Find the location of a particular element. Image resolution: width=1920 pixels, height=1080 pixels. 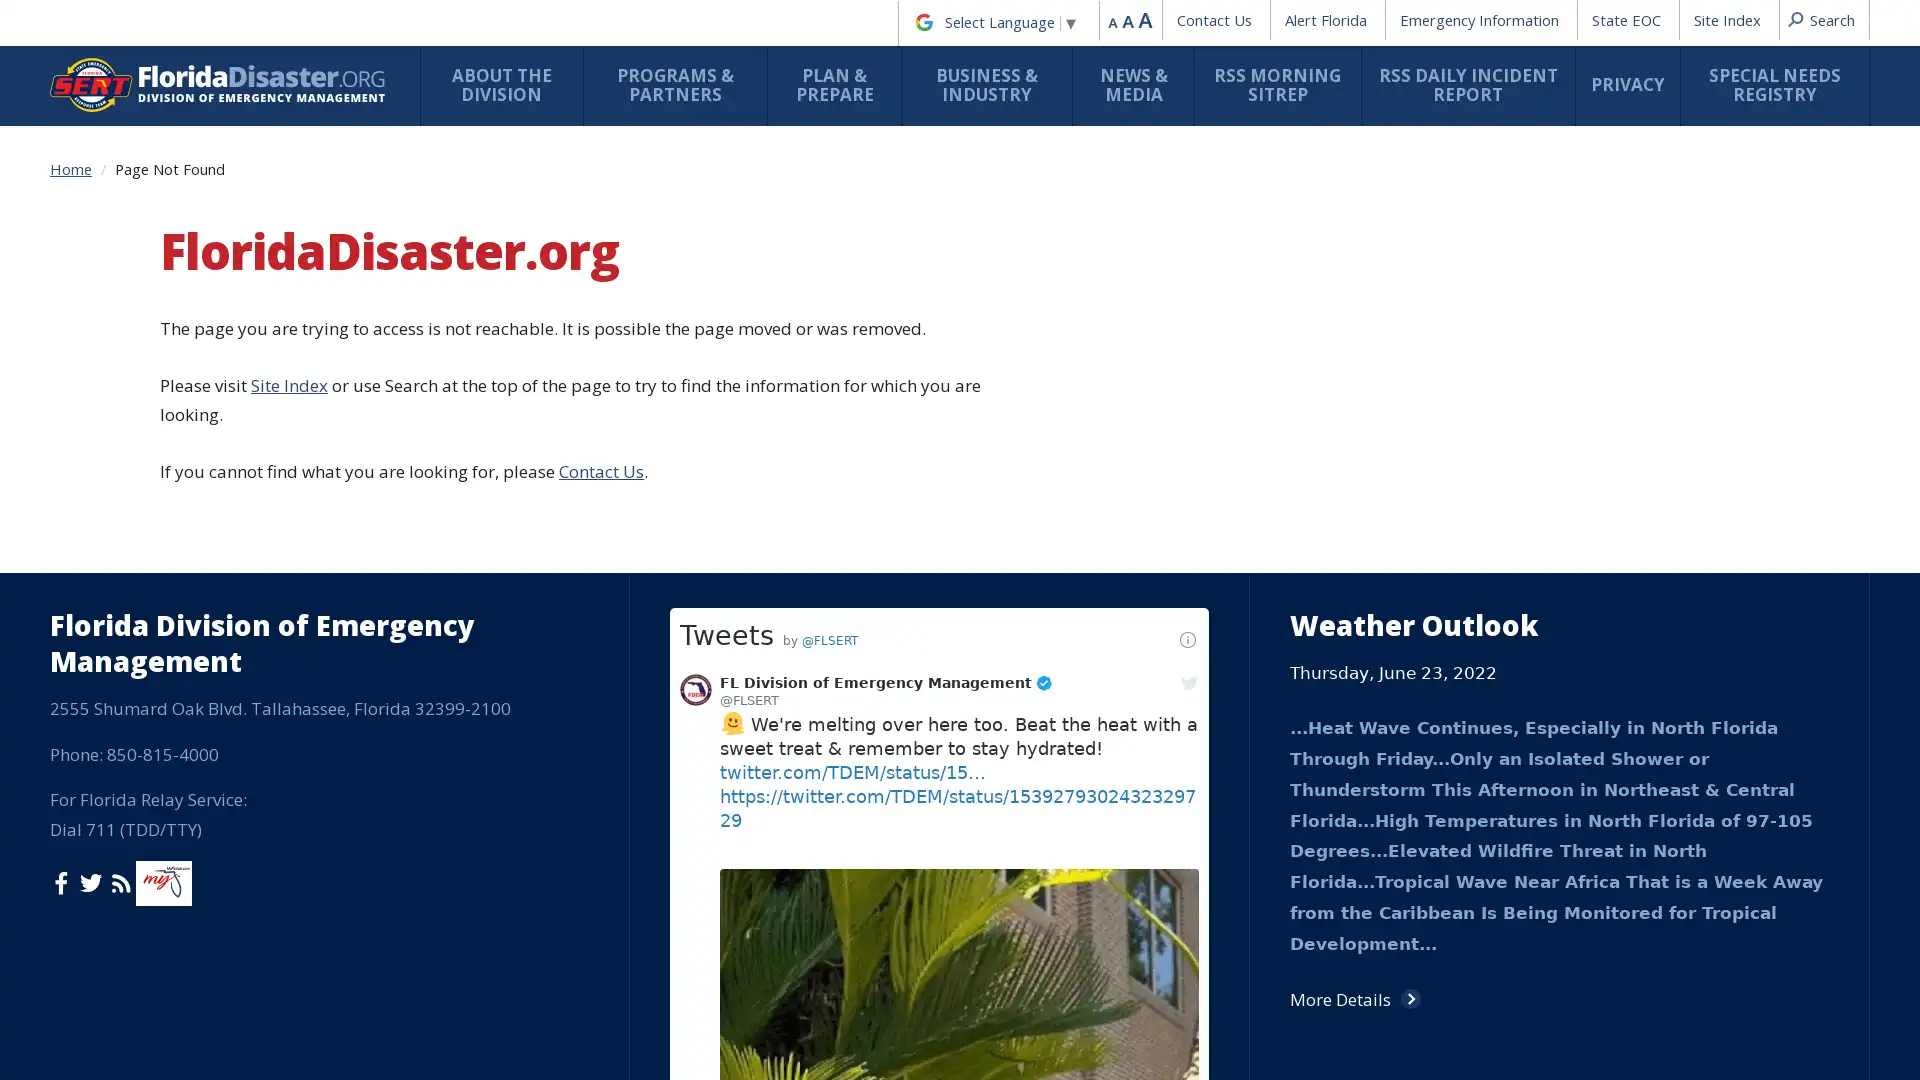

Toggle More is located at coordinates (801, 944).